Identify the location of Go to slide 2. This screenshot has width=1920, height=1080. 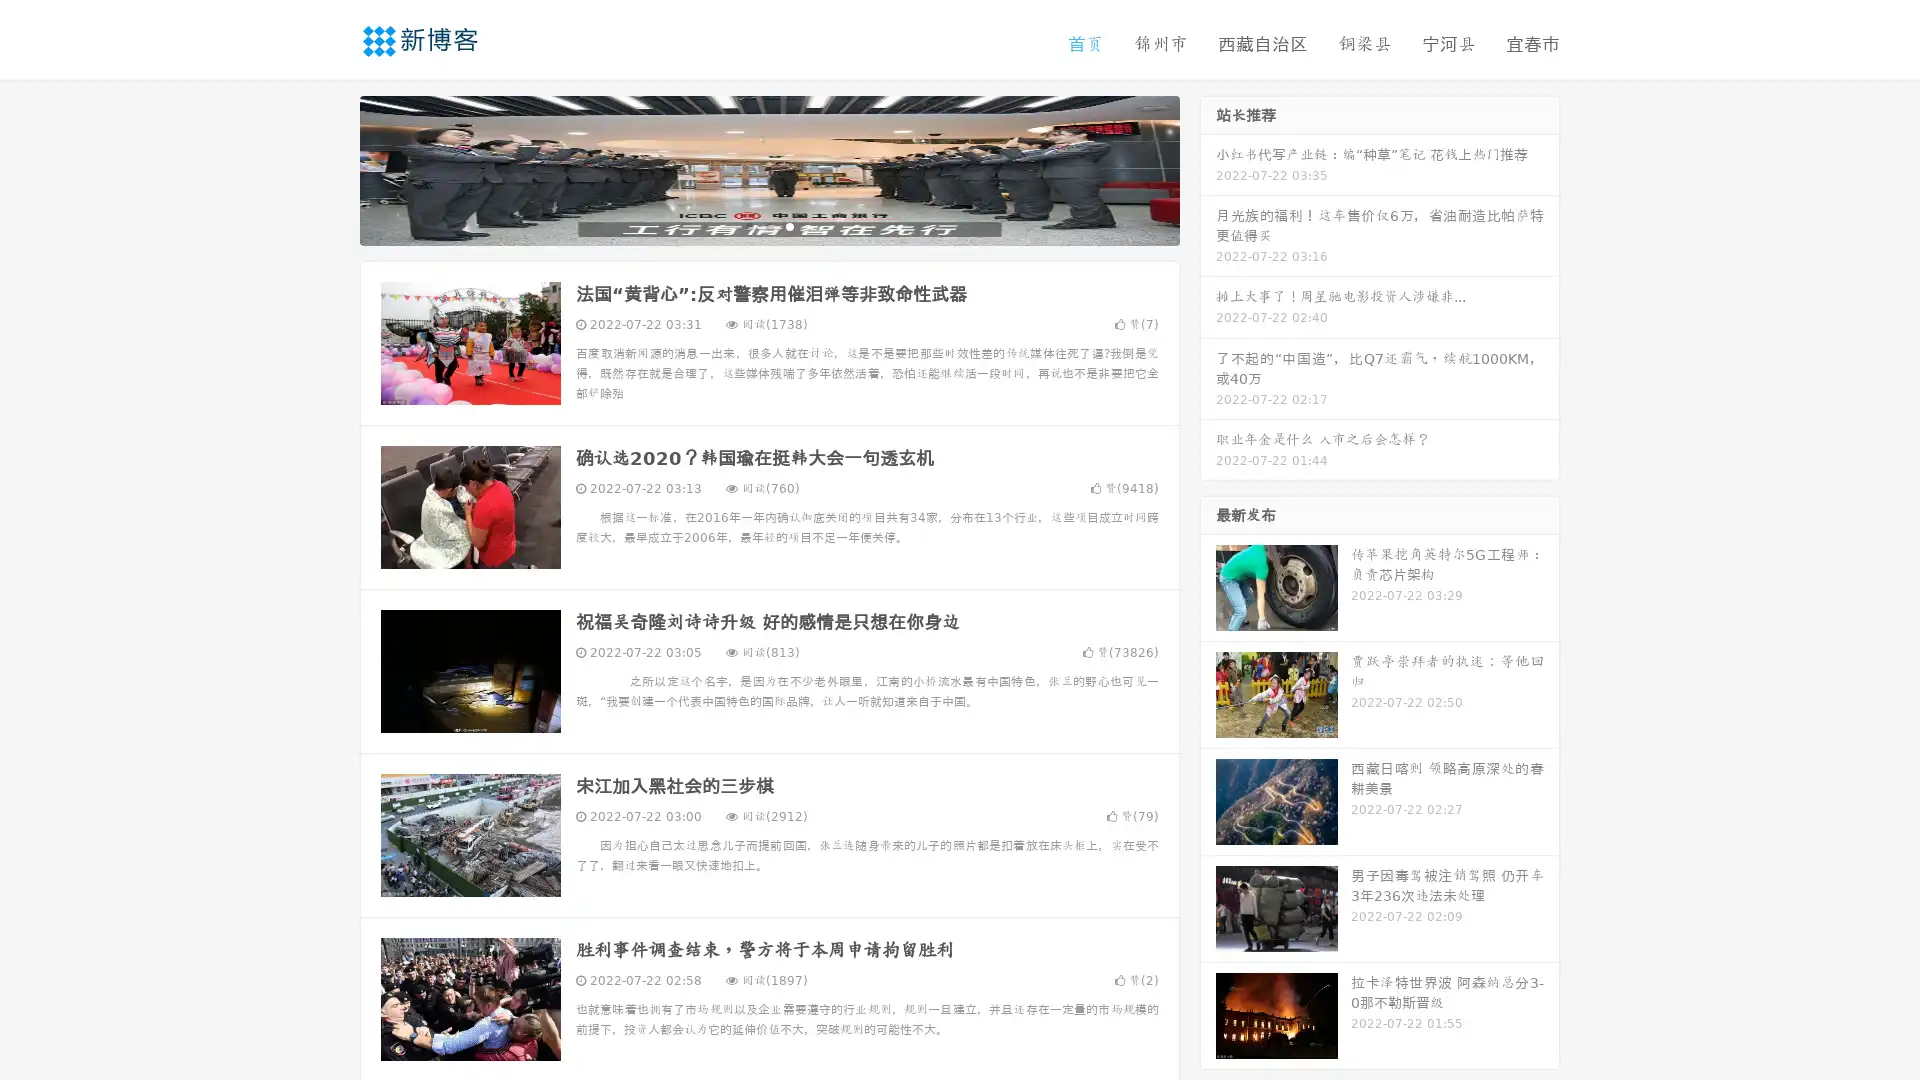
(768, 225).